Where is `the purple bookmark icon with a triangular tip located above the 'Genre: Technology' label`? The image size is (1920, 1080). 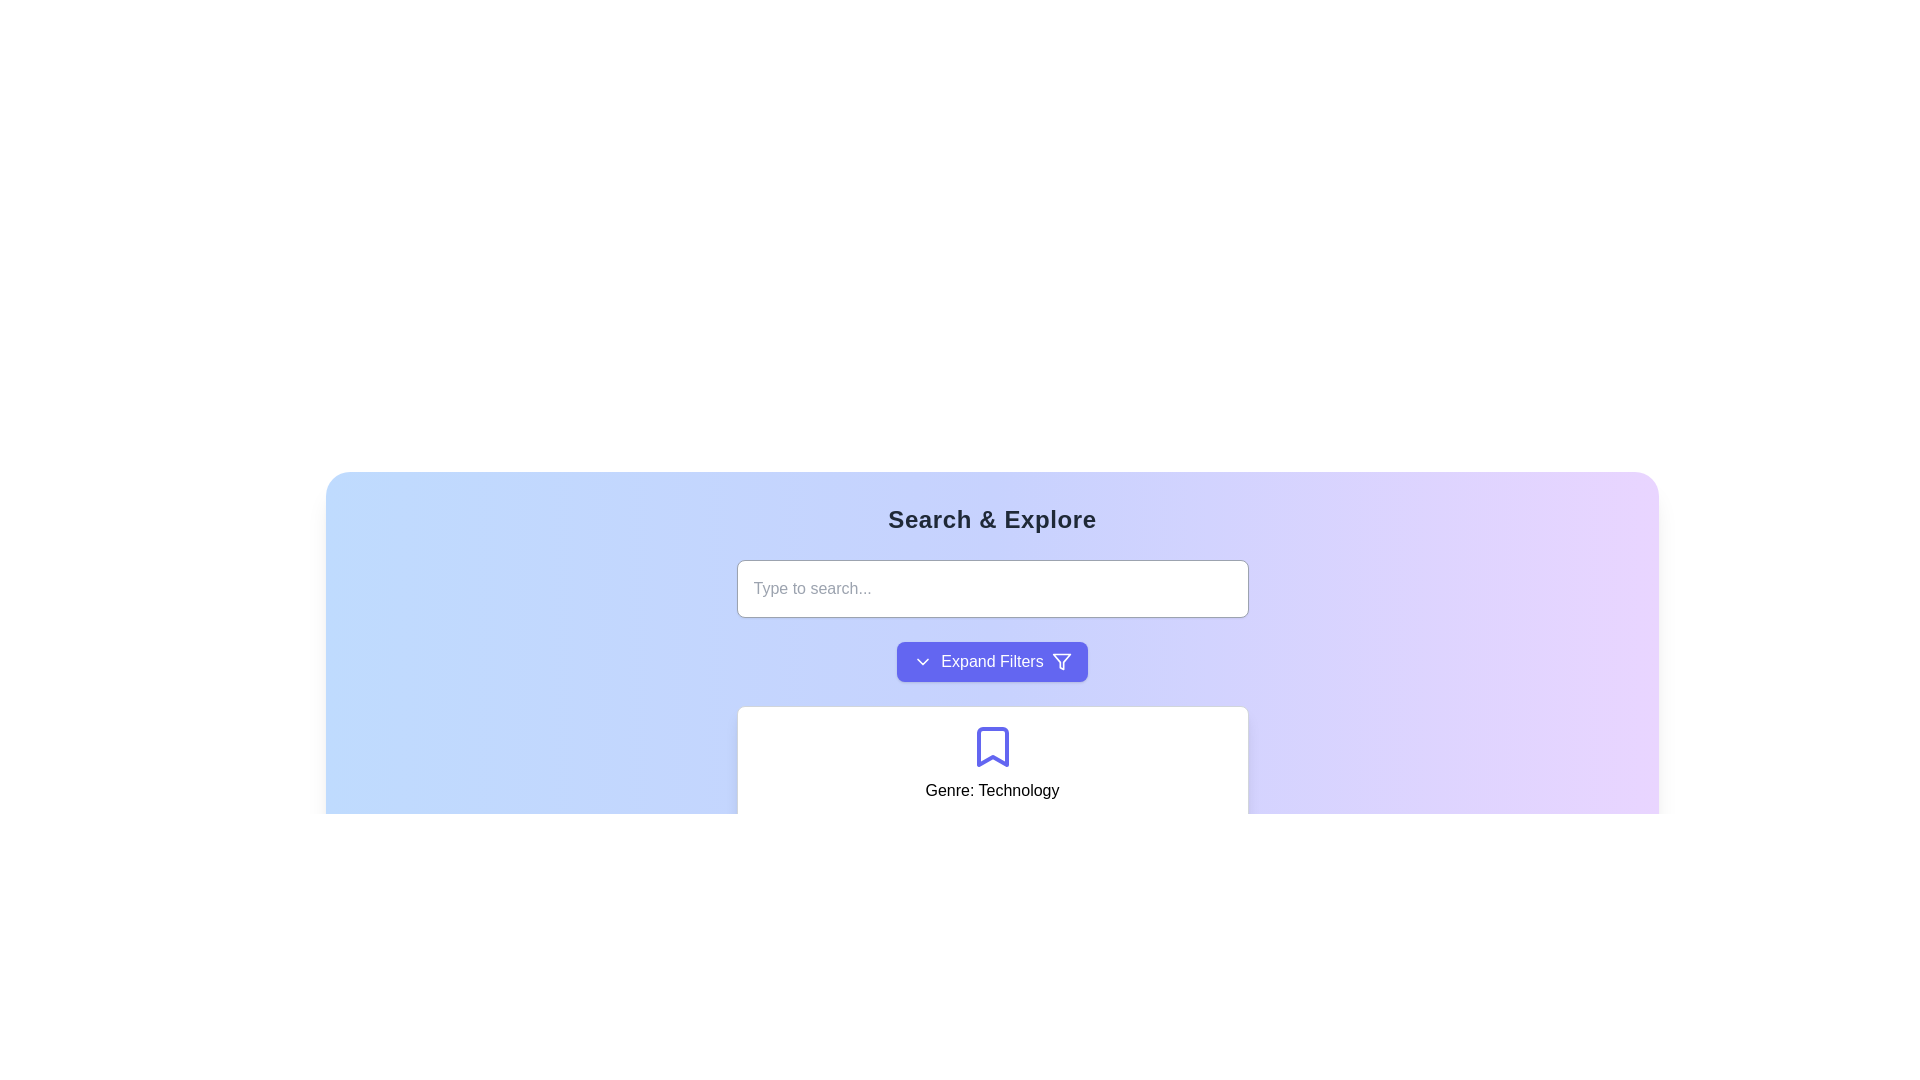 the purple bookmark icon with a triangular tip located above the 'Genre: Technology' label is located at coordinates (992, 747).